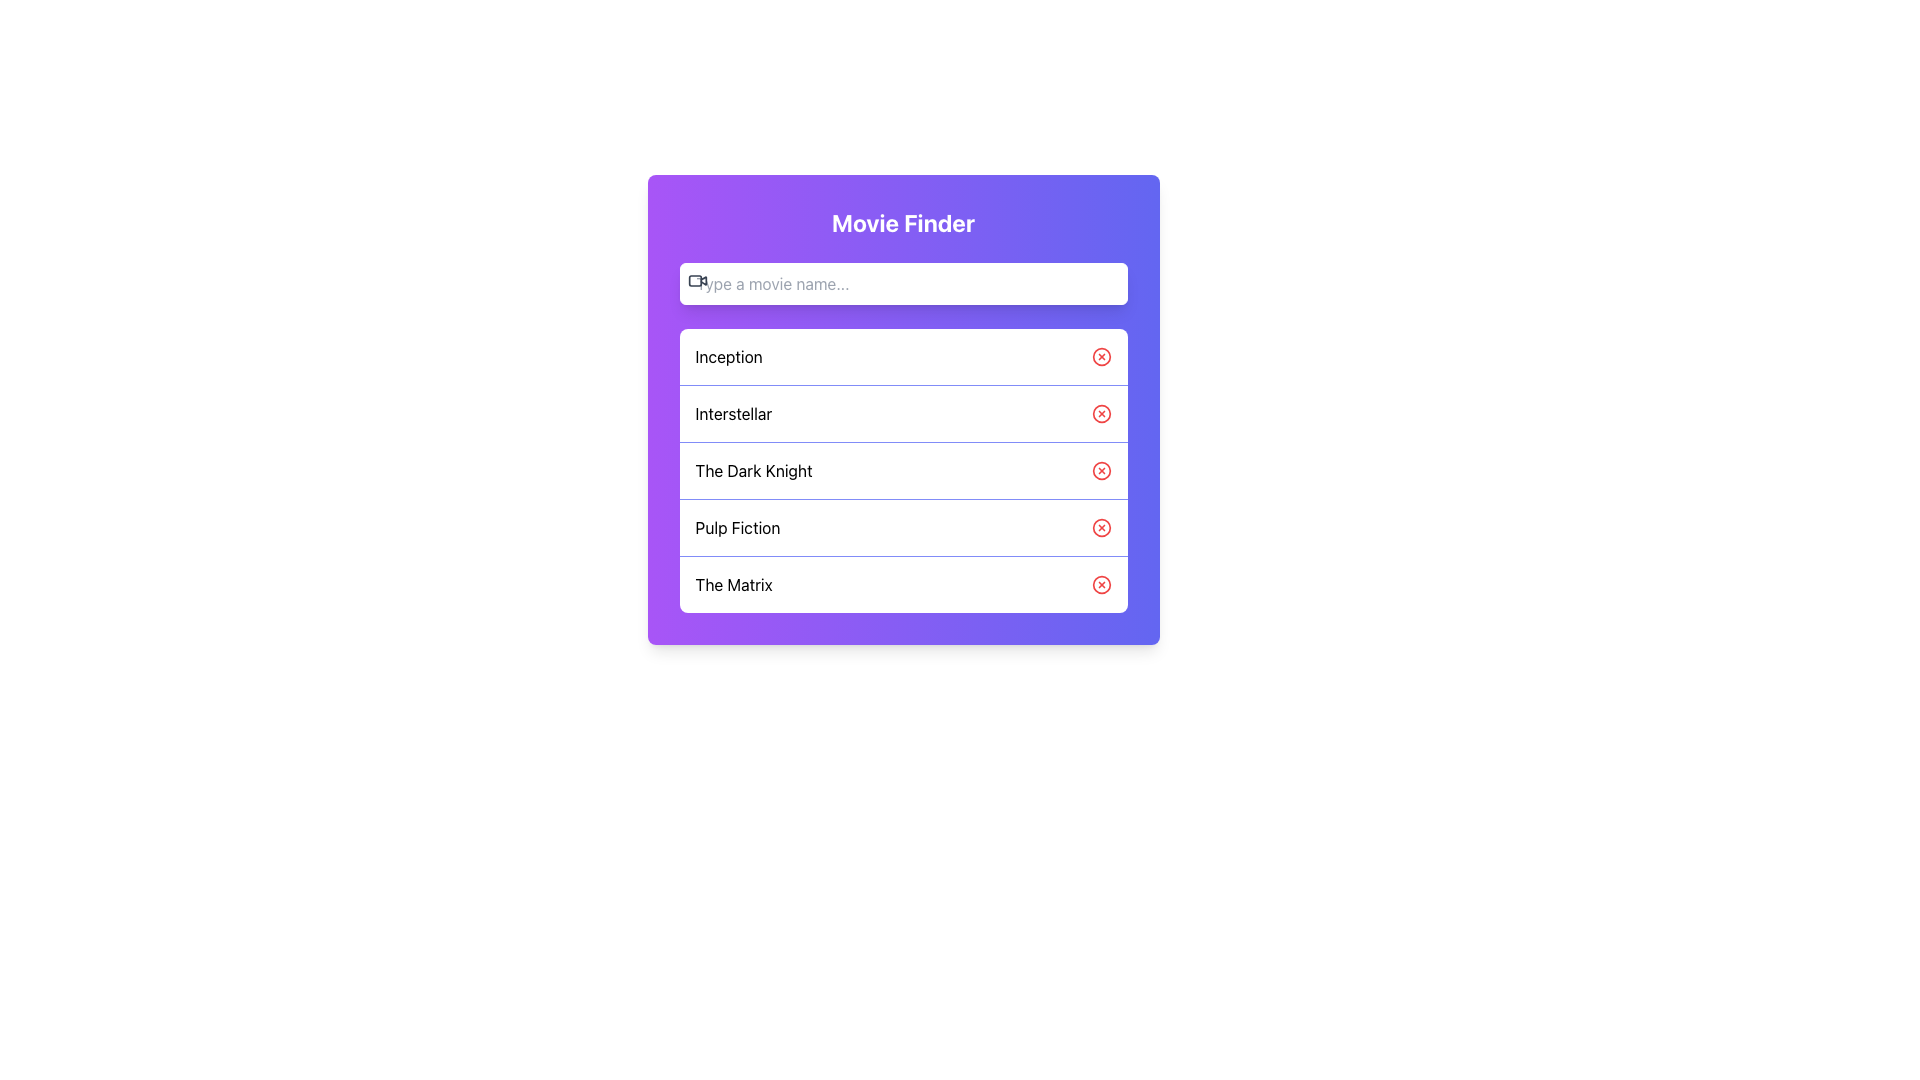 The image size is (1920, 1080). What do you see at coordinates (1100, 470) in the screenshot?
I see `the circular icon component that symbolizes the removal or close operation for 'The Dark Knight'` at bounding box center [1100, 470].